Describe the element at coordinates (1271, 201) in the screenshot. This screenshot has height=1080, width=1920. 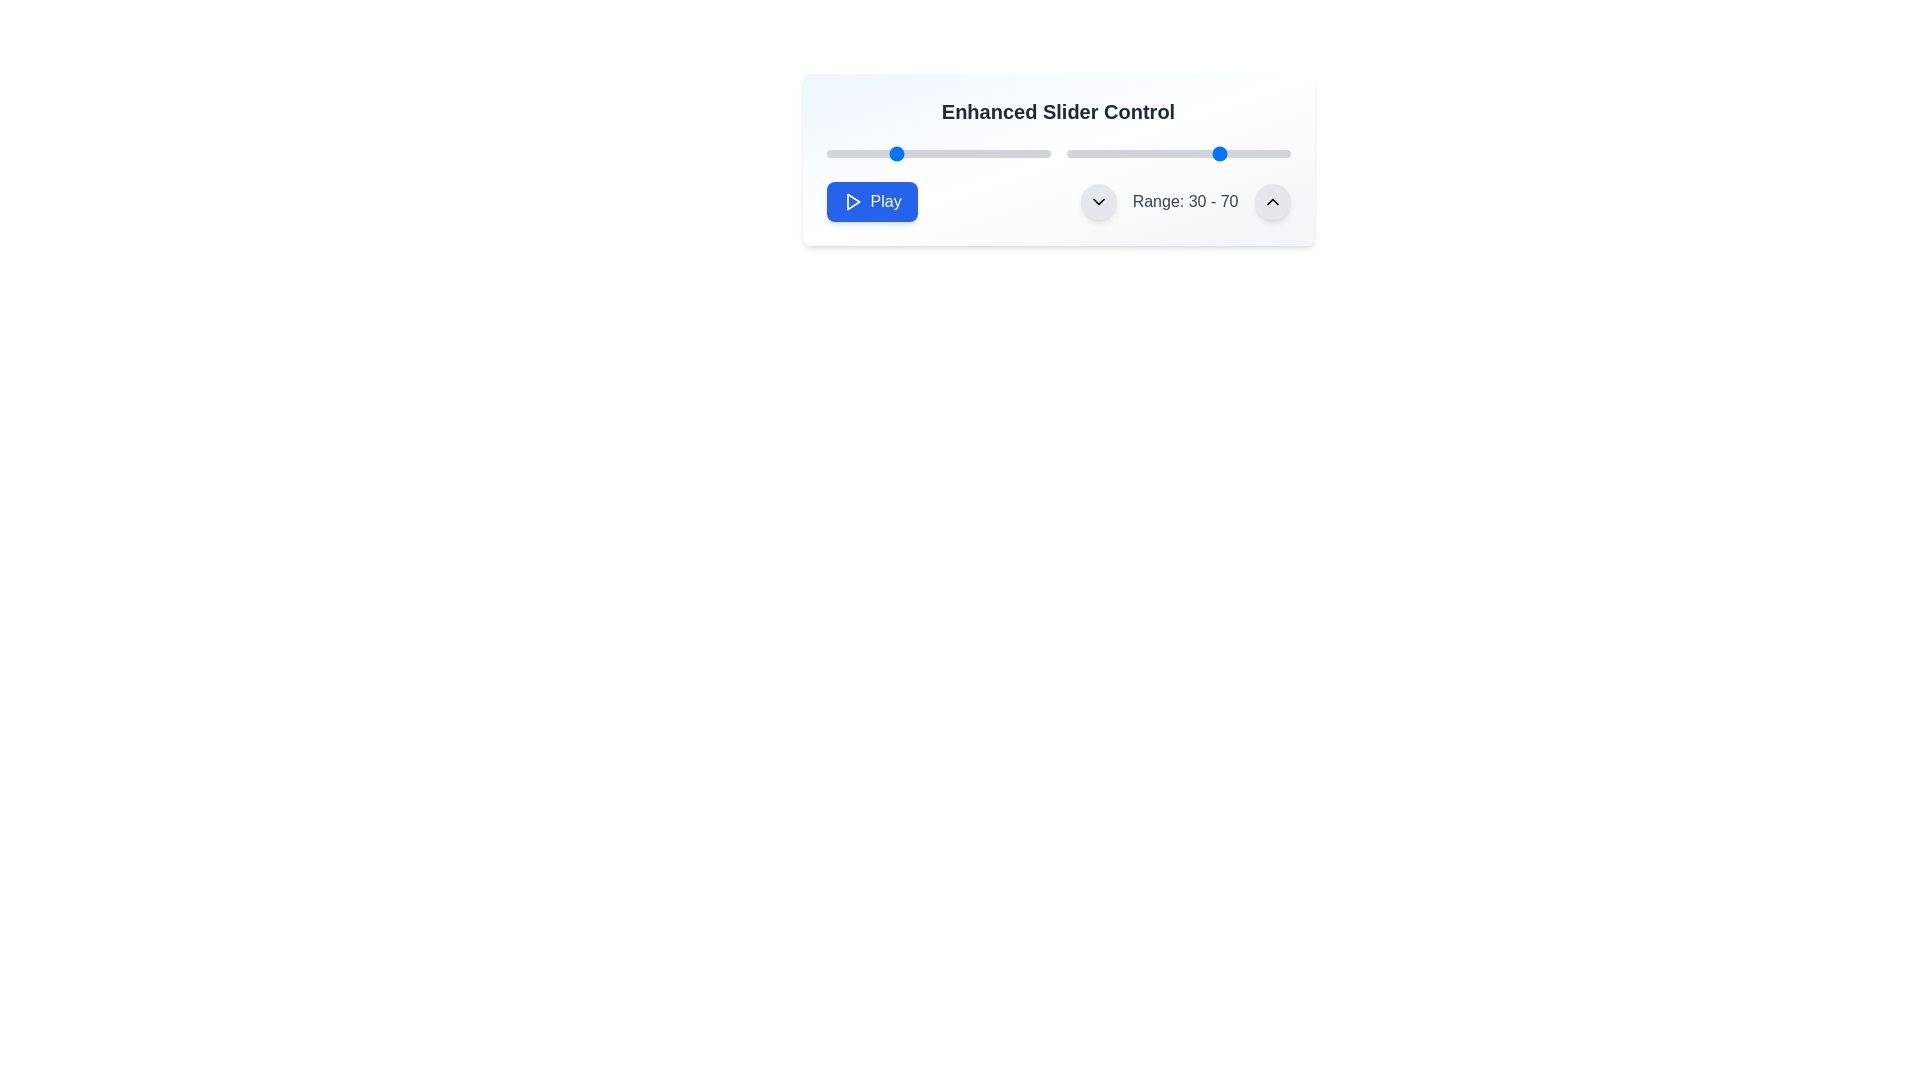
I see `the chevron icon located at the upper-right corner of the interface, near the 'Range: 30 - 70' button` at that location.